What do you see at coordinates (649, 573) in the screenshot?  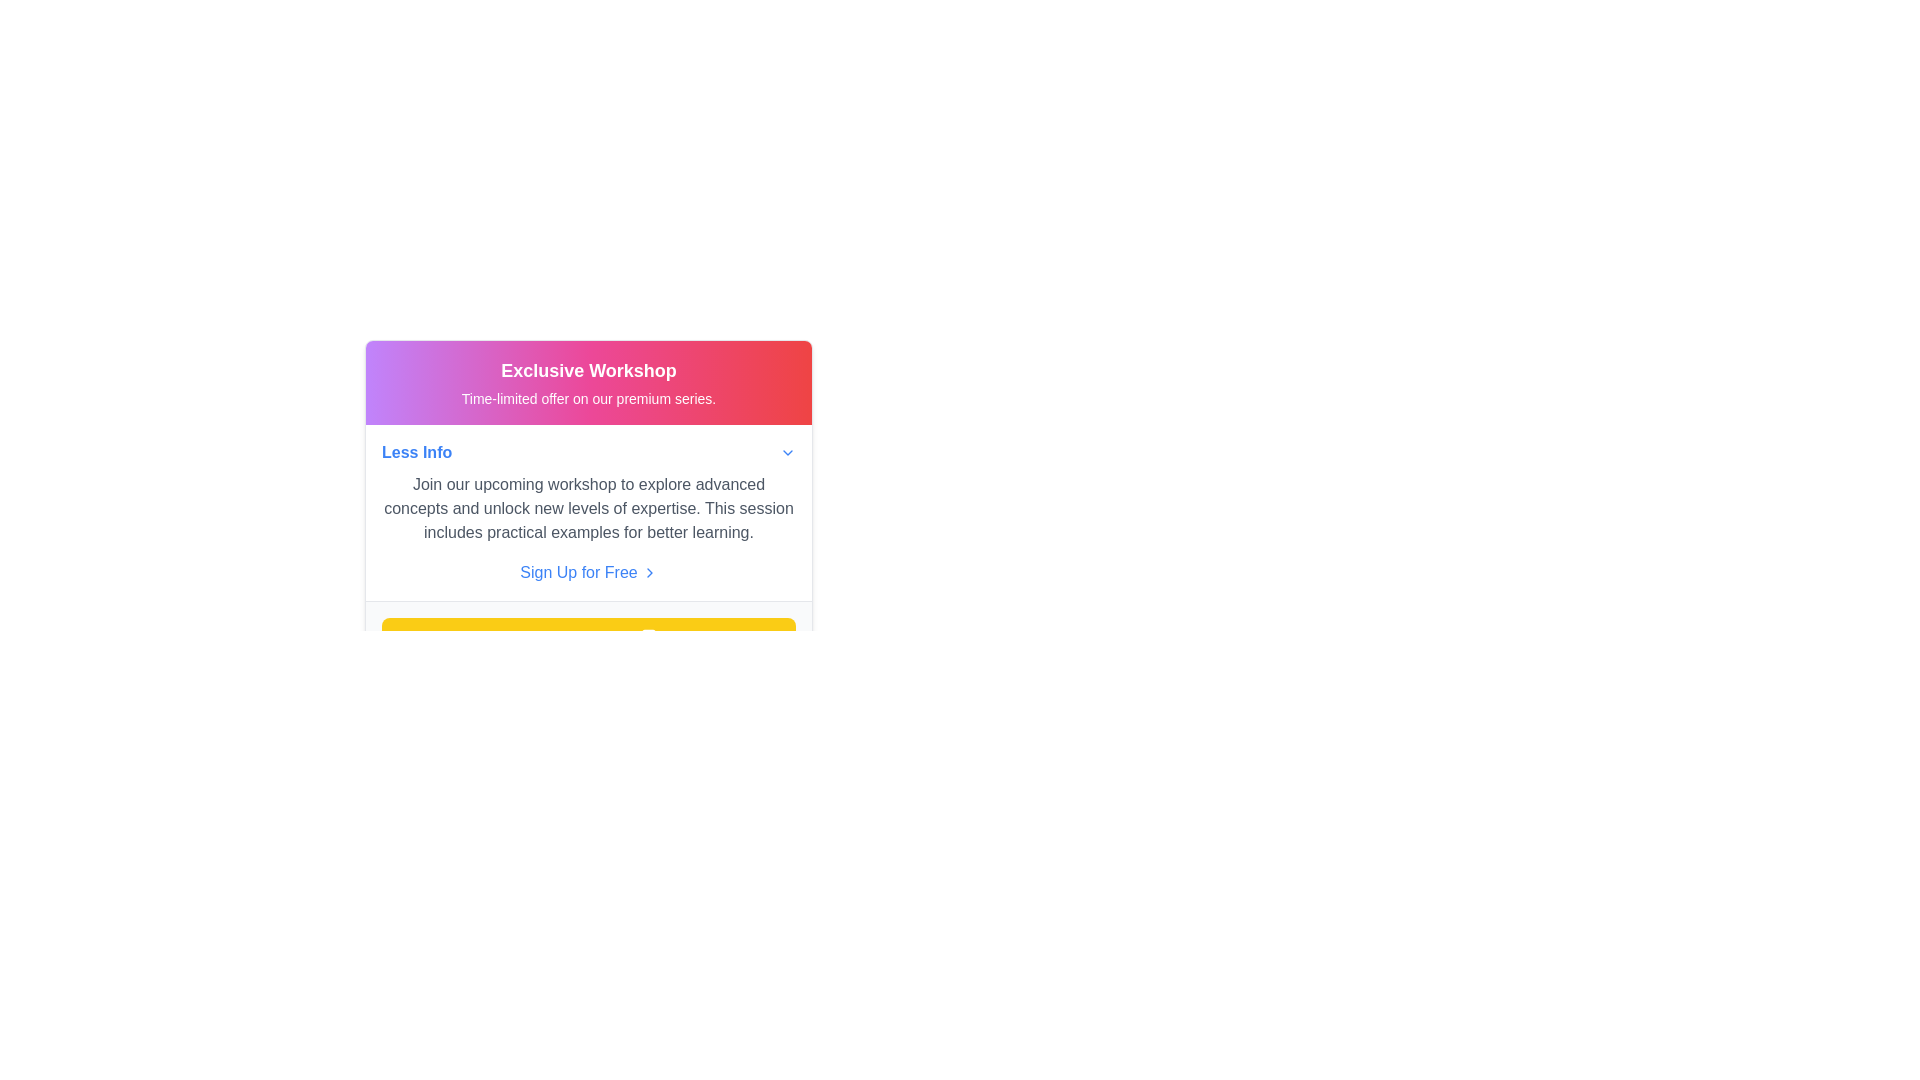 I see `the arrow-shaped icon pointing to the right, which is located immediately next to the 'Sign Up for Free' hyperlink` at bounding box center [649, 573].